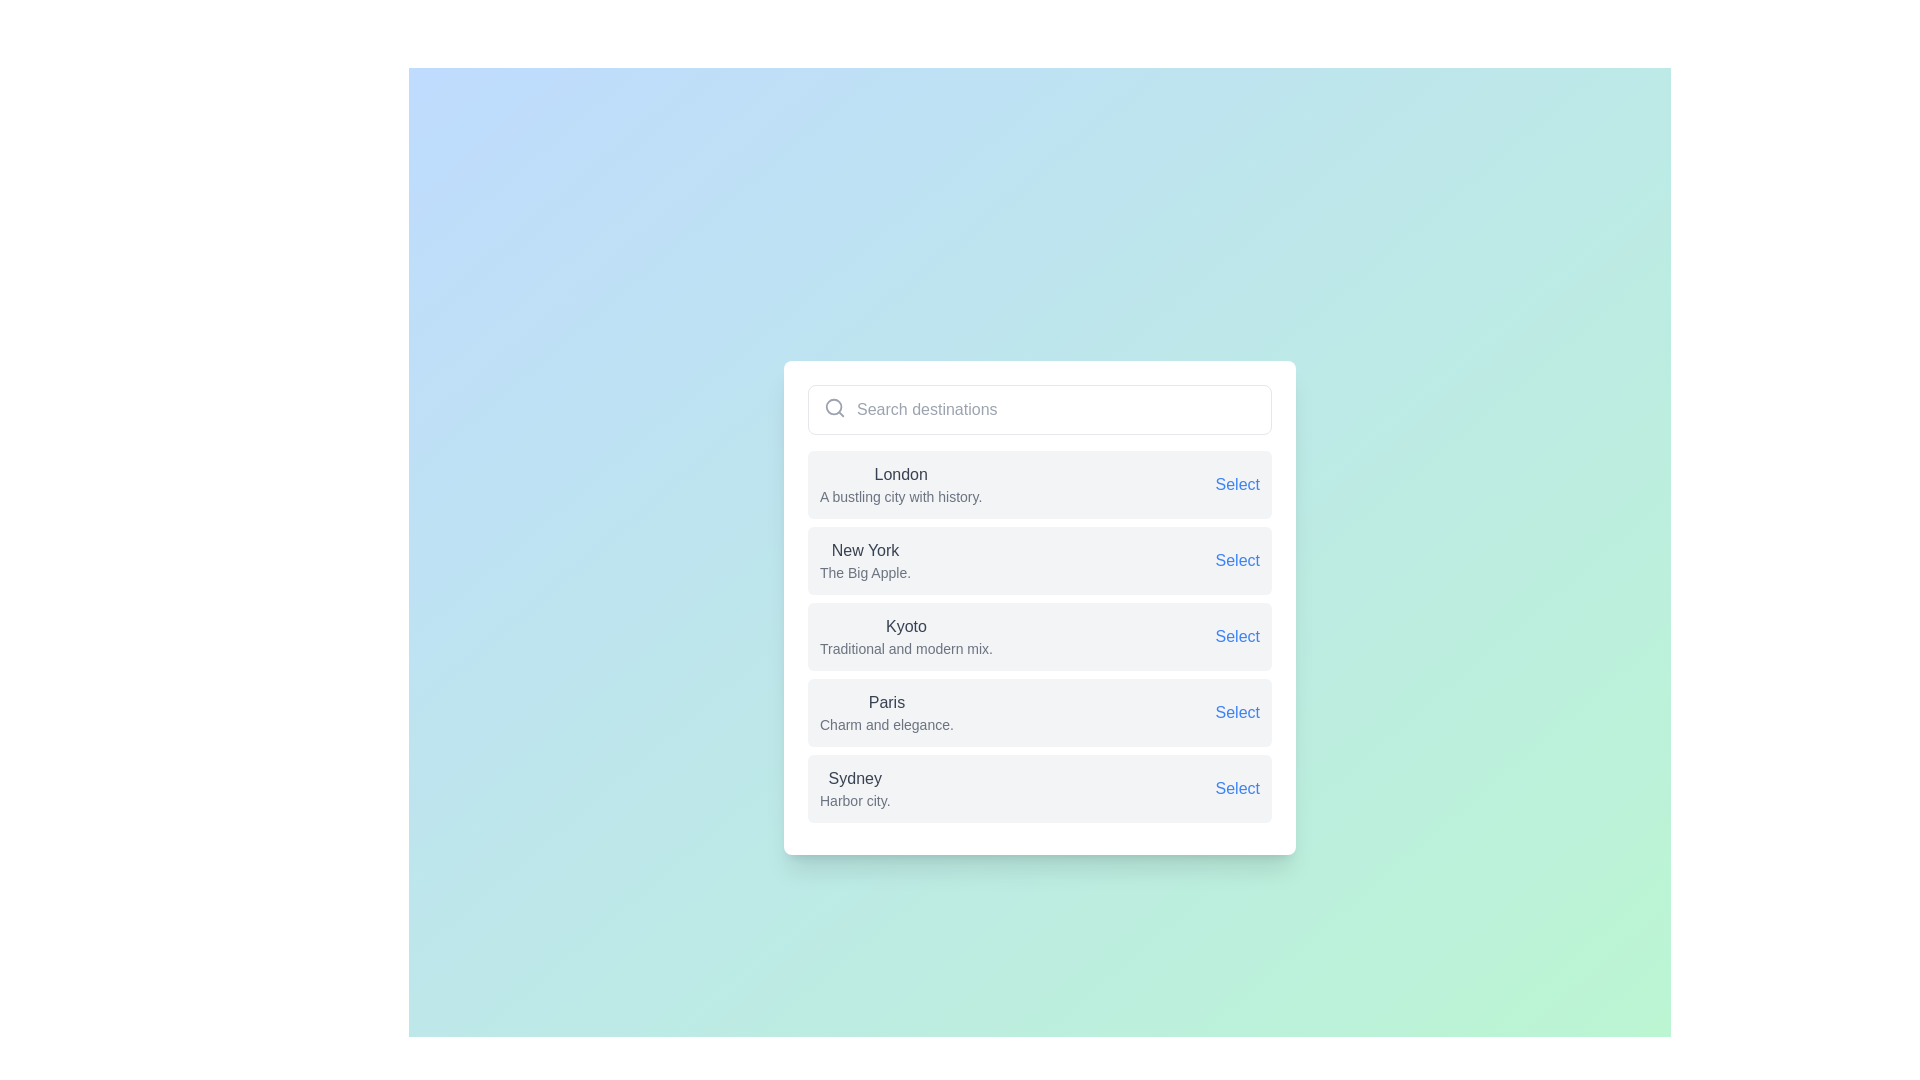  What do you see at coordinates (885, 725) in the screenshot?
I see `the text label 'Charm and elegance.' that is styled in a smaller gray font and located directly below the title 'Paris' in the item card for 'Paris'` at bounding box center [885, 725].